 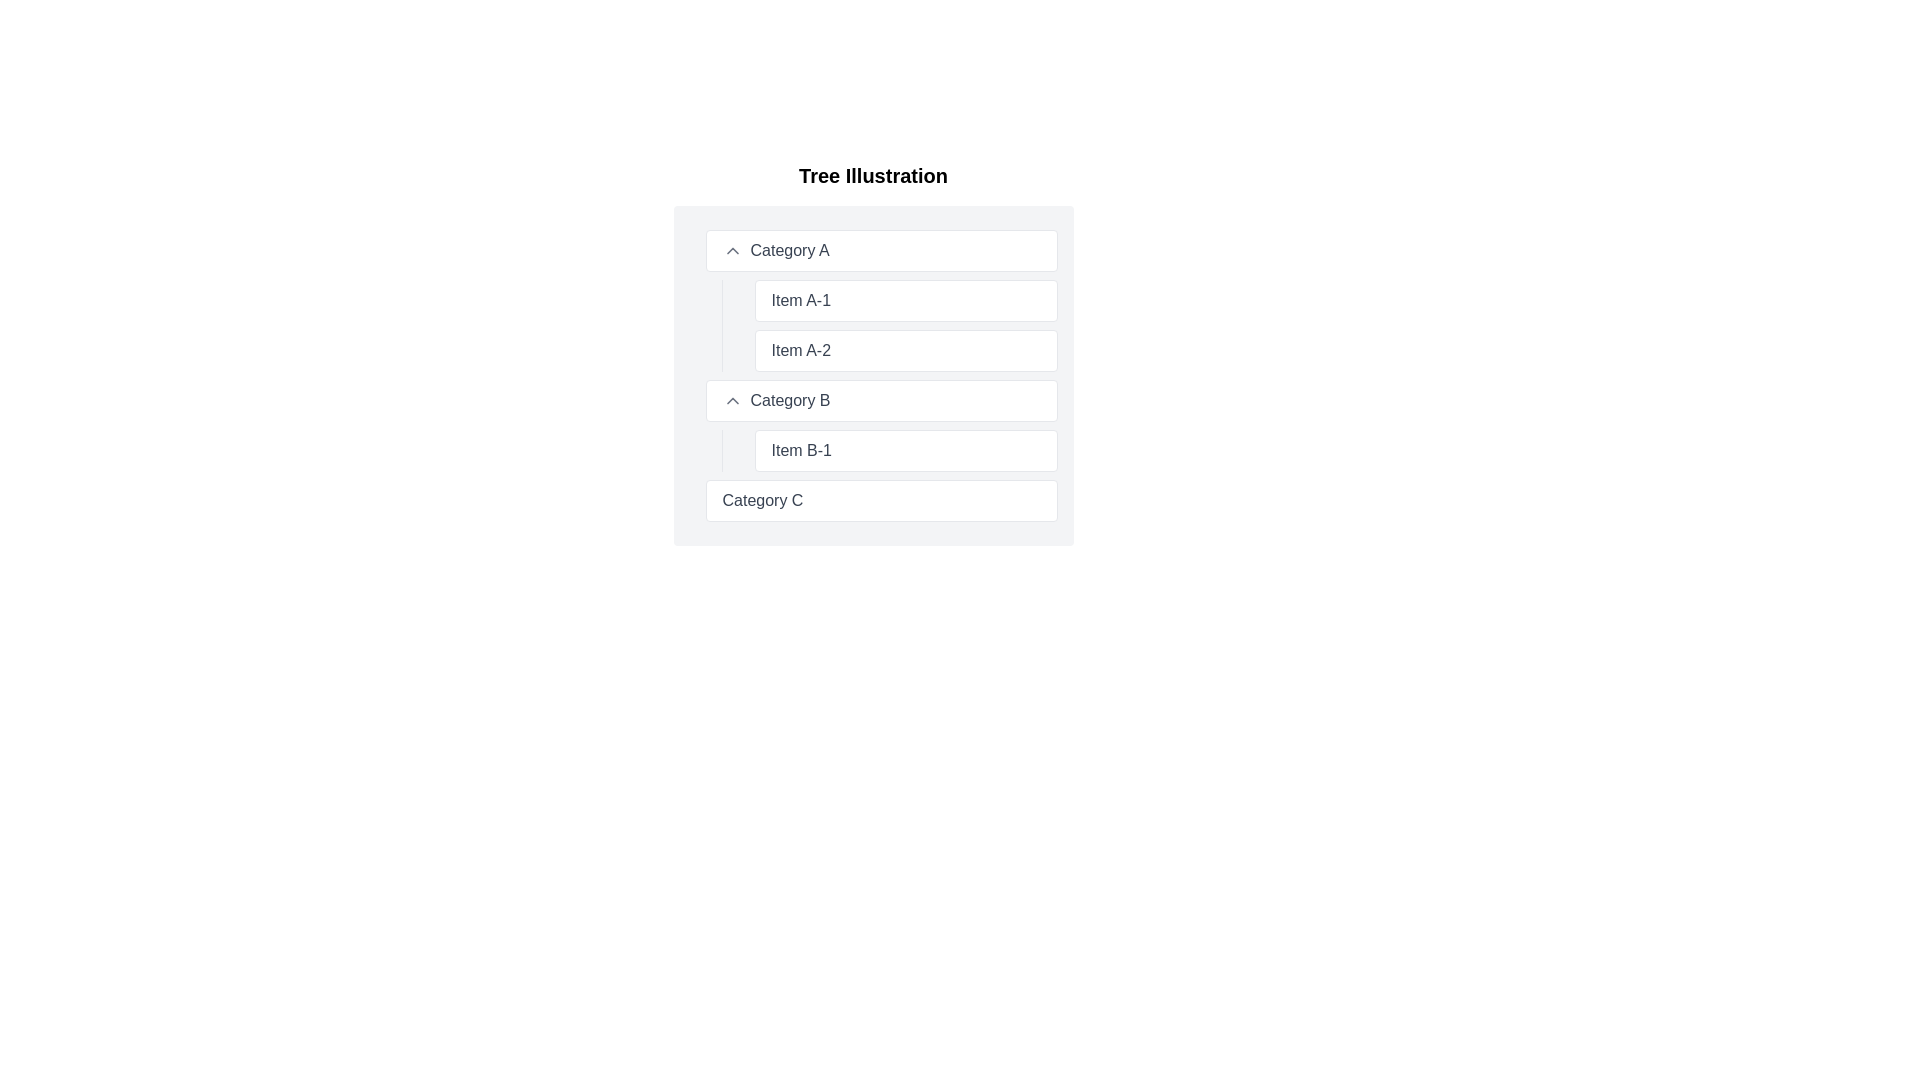 What do you see at coordinates (789, 249) in the screenshot?
I see `the text label 'Category A' which is part of a button-like interface, positioned to the right of a triangular dropdown icon` at bounding box center [789, 249].